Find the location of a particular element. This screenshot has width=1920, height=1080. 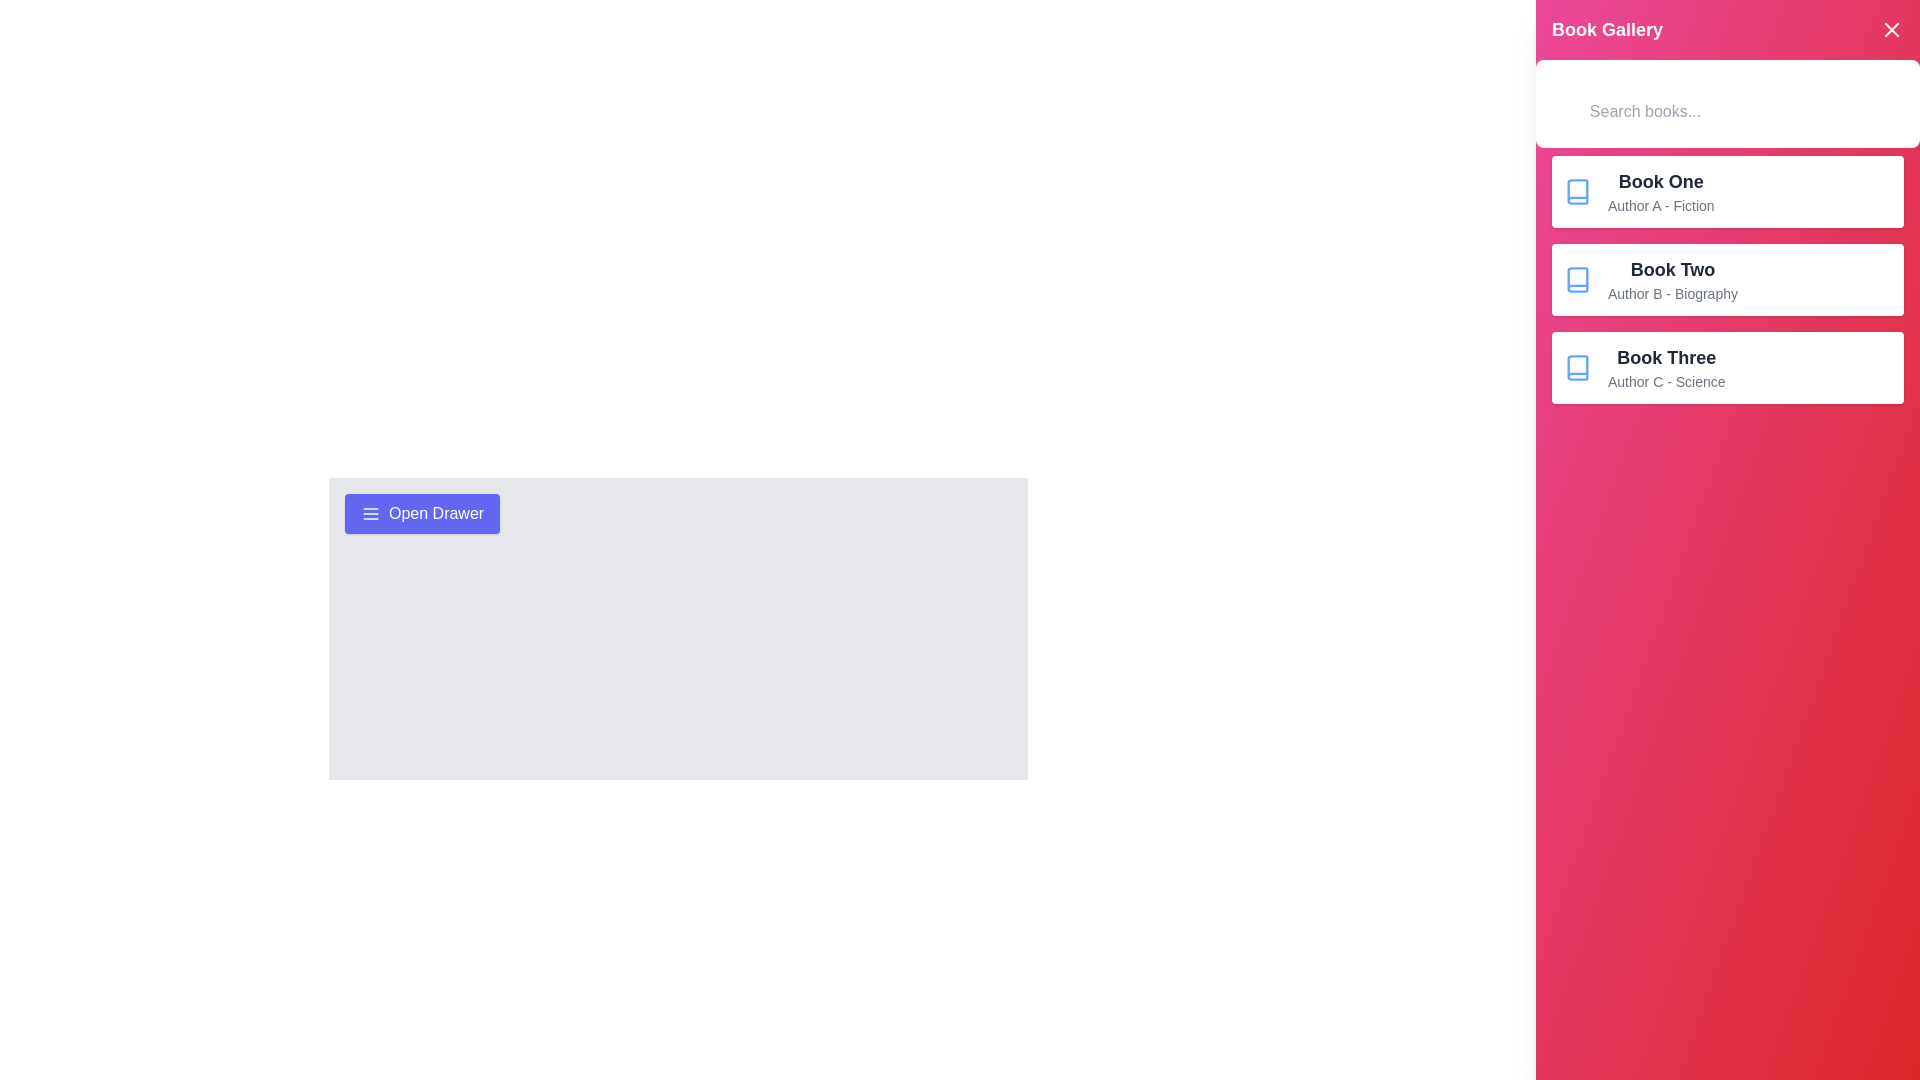

the search bar and type the book title is located at coordinates (1741, 111).